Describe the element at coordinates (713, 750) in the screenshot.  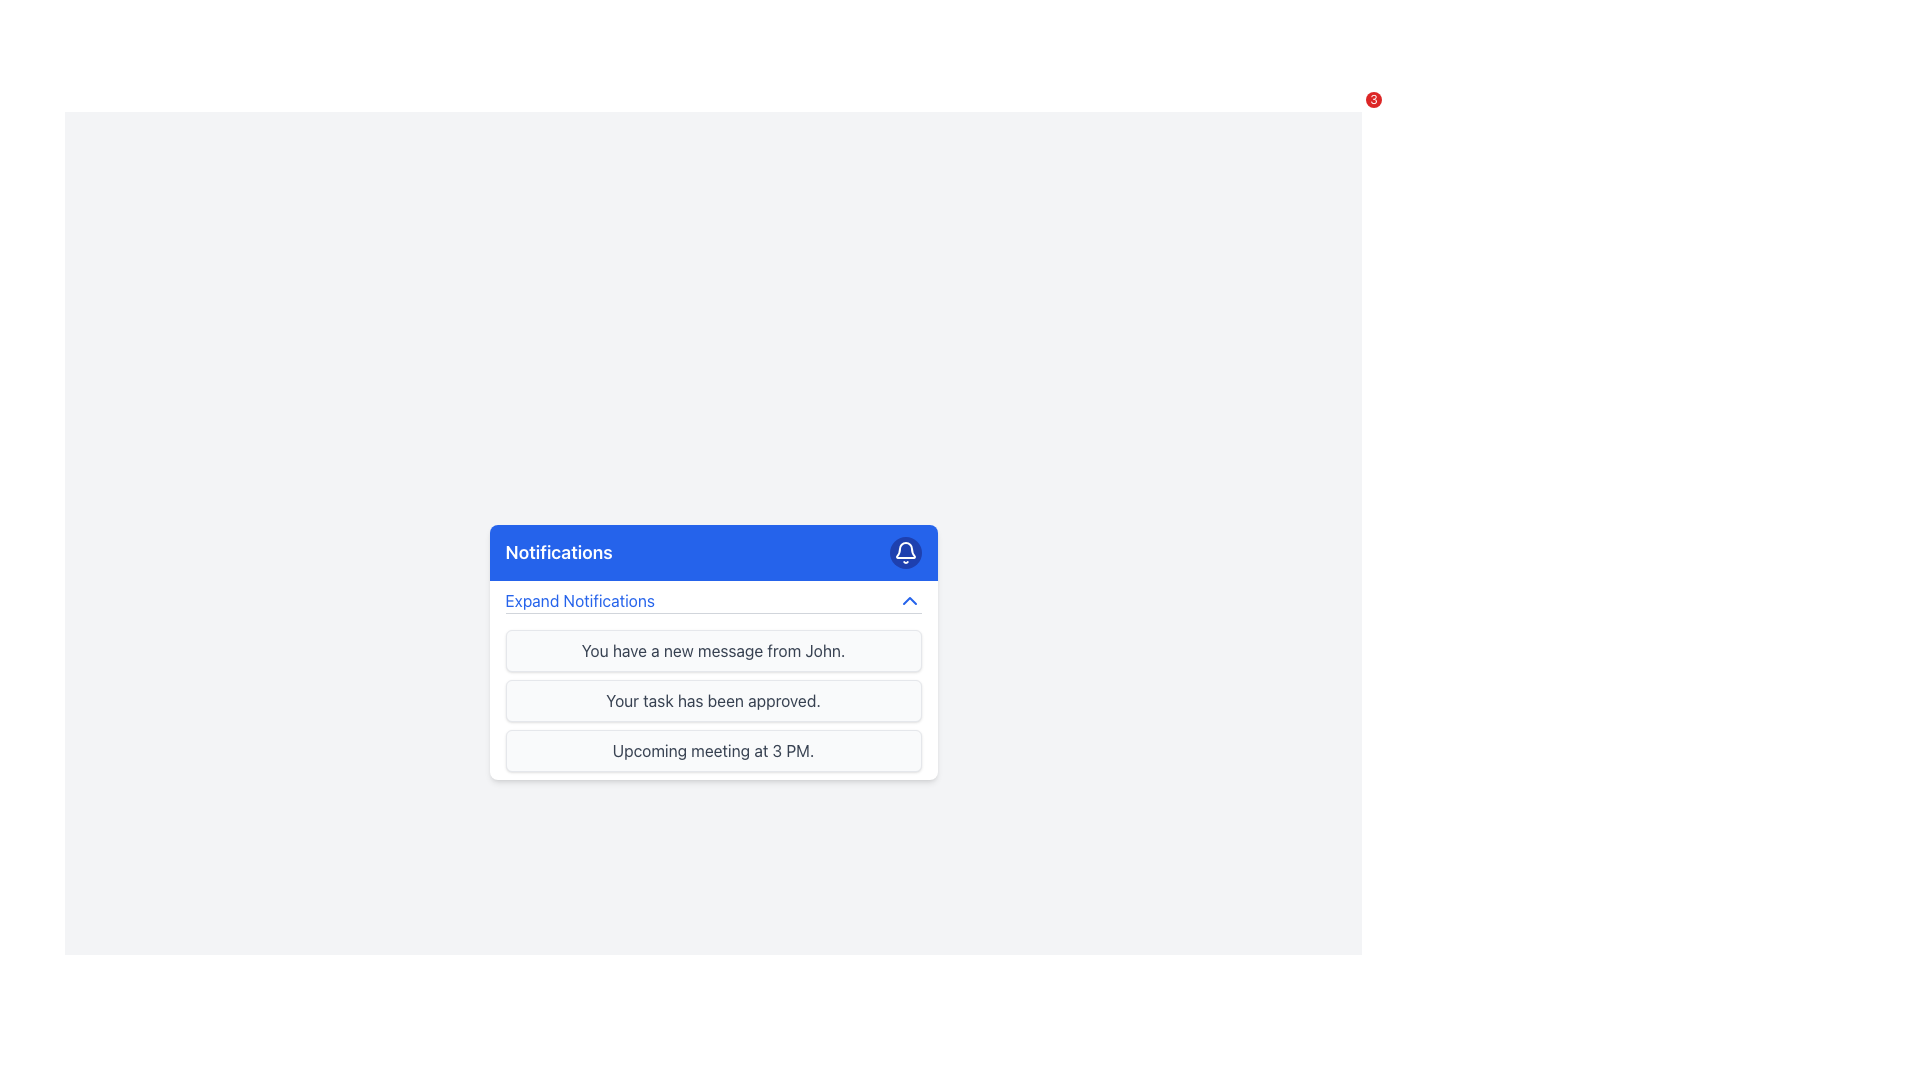
I see `the highlighted static text item in the notification panel that displays the message "Upcoming meeting at 3 PM."` at that location.